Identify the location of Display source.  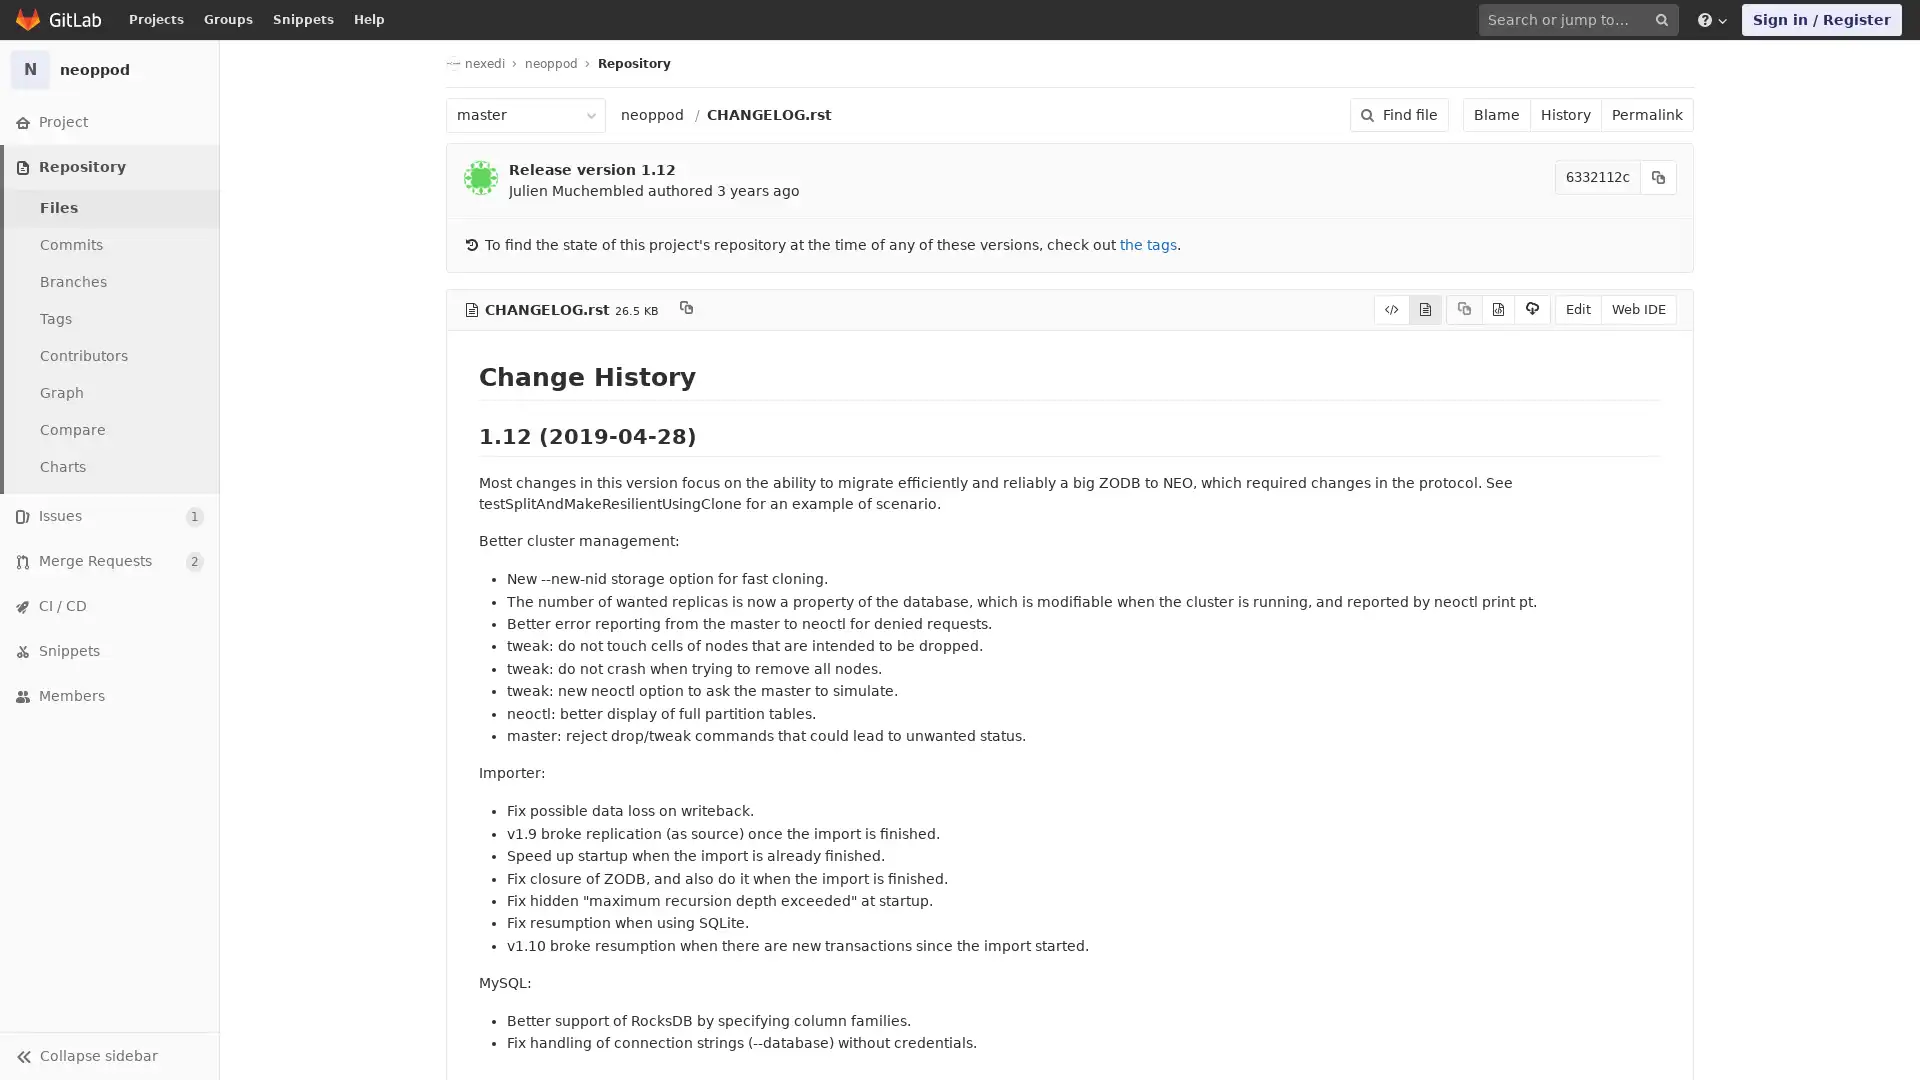
(1391, 309).